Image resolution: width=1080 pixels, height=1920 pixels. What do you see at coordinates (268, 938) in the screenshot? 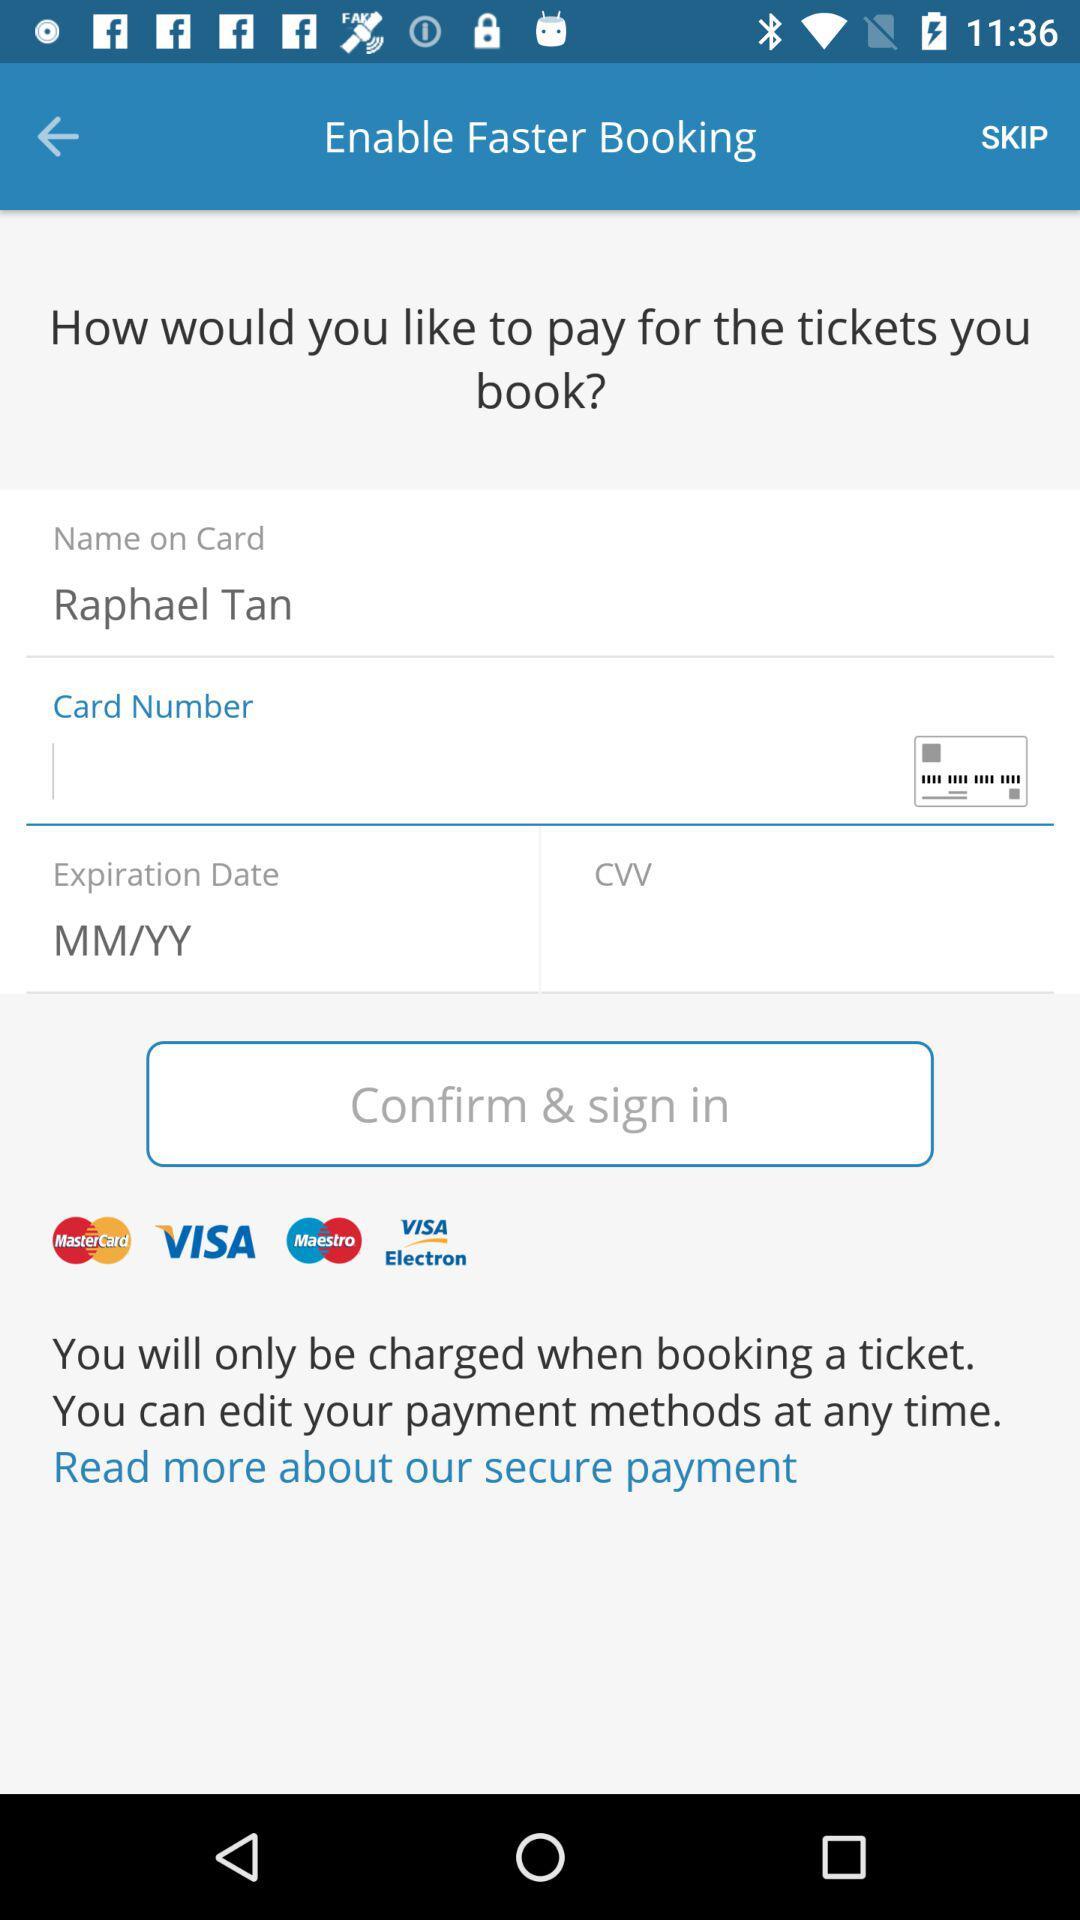
I see `in expiration date` at bounding box center [268, 938].